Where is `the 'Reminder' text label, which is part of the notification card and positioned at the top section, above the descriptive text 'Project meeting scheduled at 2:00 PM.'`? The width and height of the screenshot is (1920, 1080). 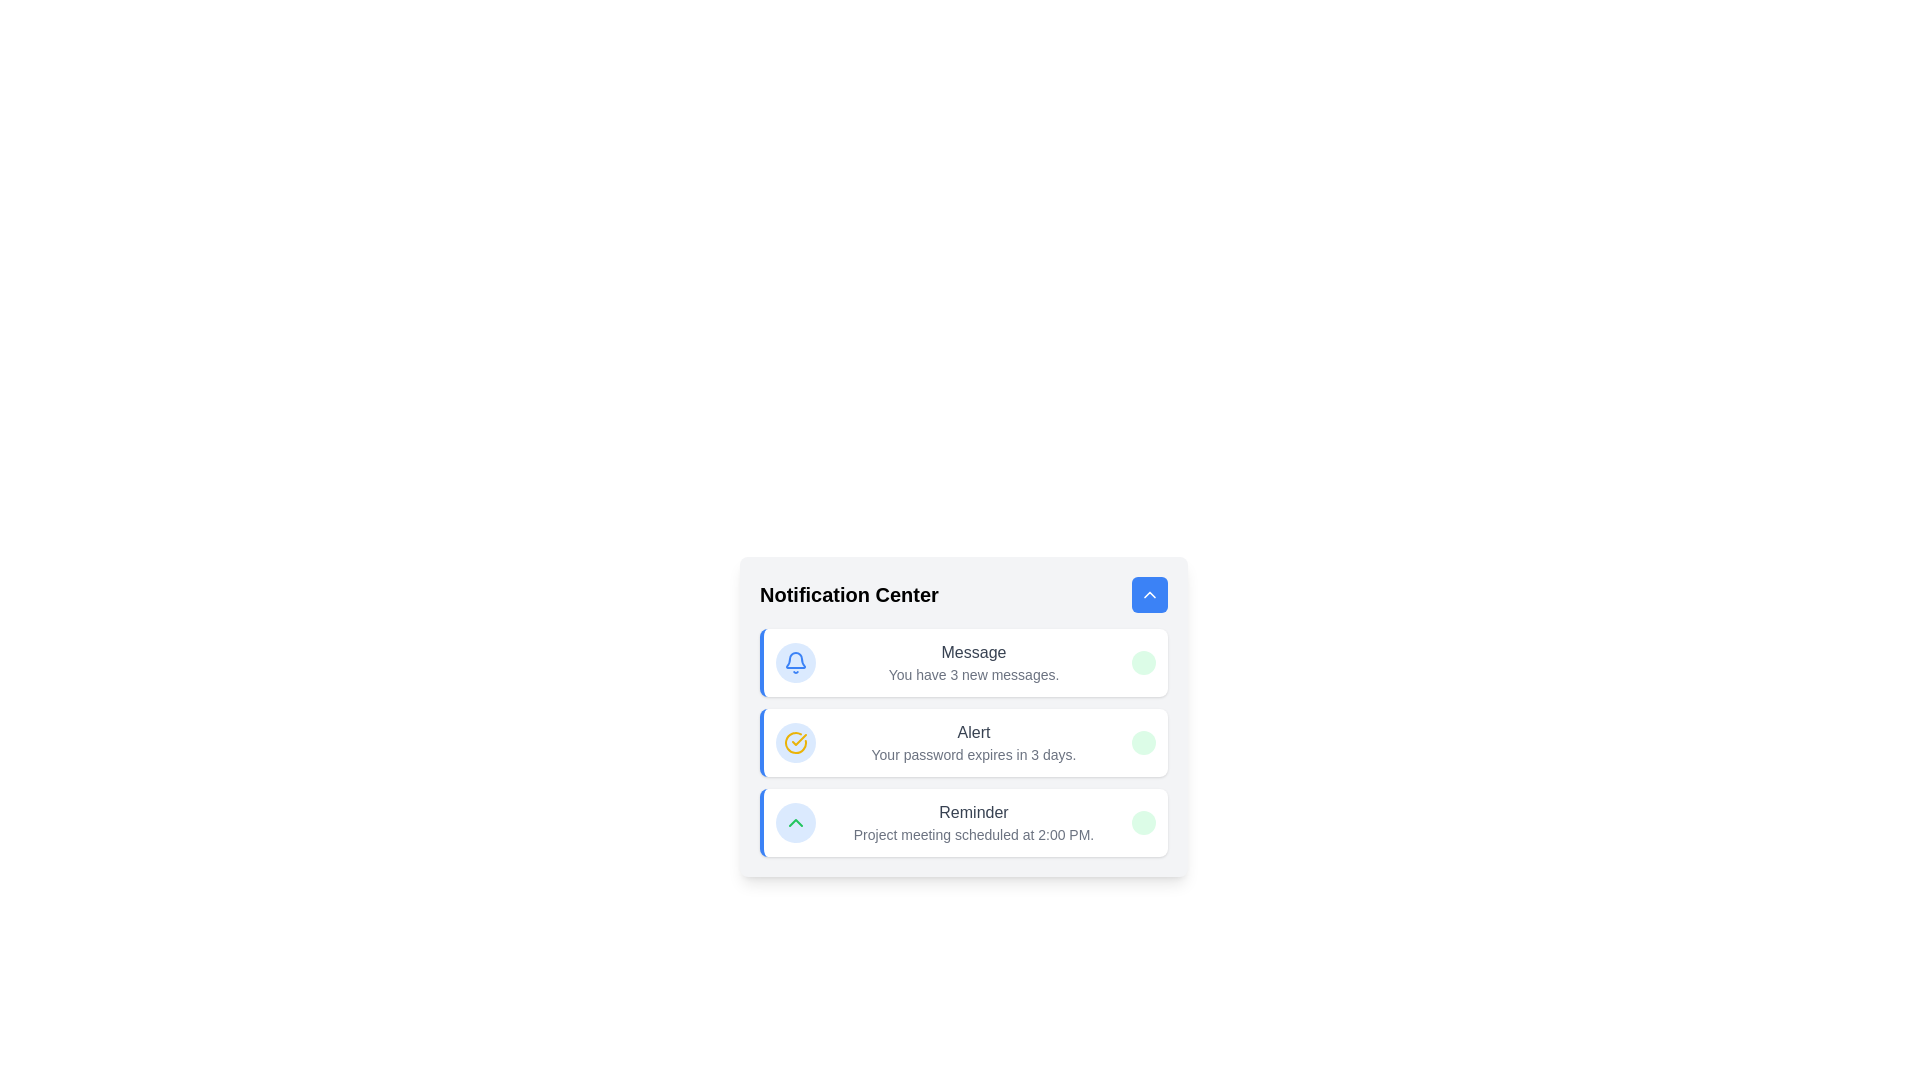 the 'Reminder' text label, which is part of the notification card and positioned at the top section, above the descriptive text 'Project meeting scheduled at 2:00 PM.' is located at coordinates (974, 813).